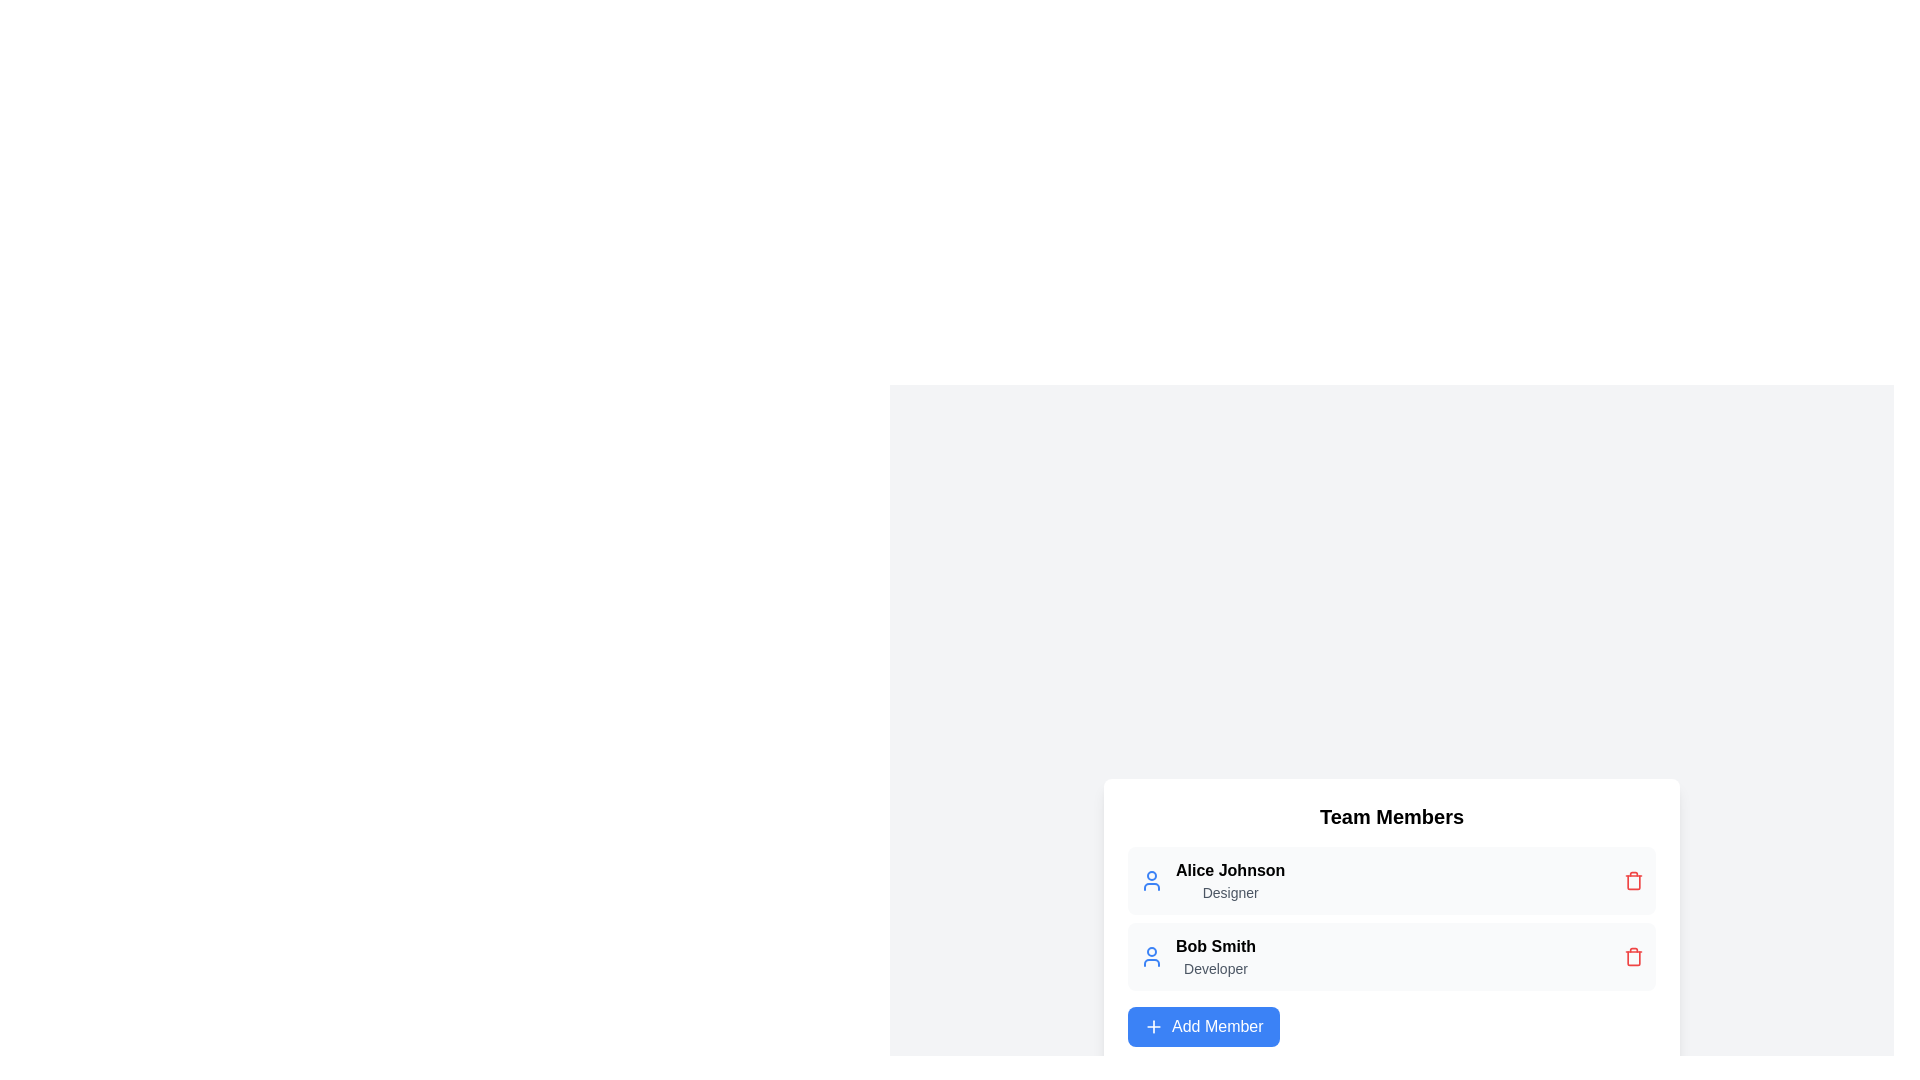 Image resolution: width=1920 pixels, height=1080 pixels. What do you see at coordinates (1391, 955) in the screenshot?
I see `displayed information of the team member list item located below 'Alice Johnson Designer'` at bounding box center [1391, 955].